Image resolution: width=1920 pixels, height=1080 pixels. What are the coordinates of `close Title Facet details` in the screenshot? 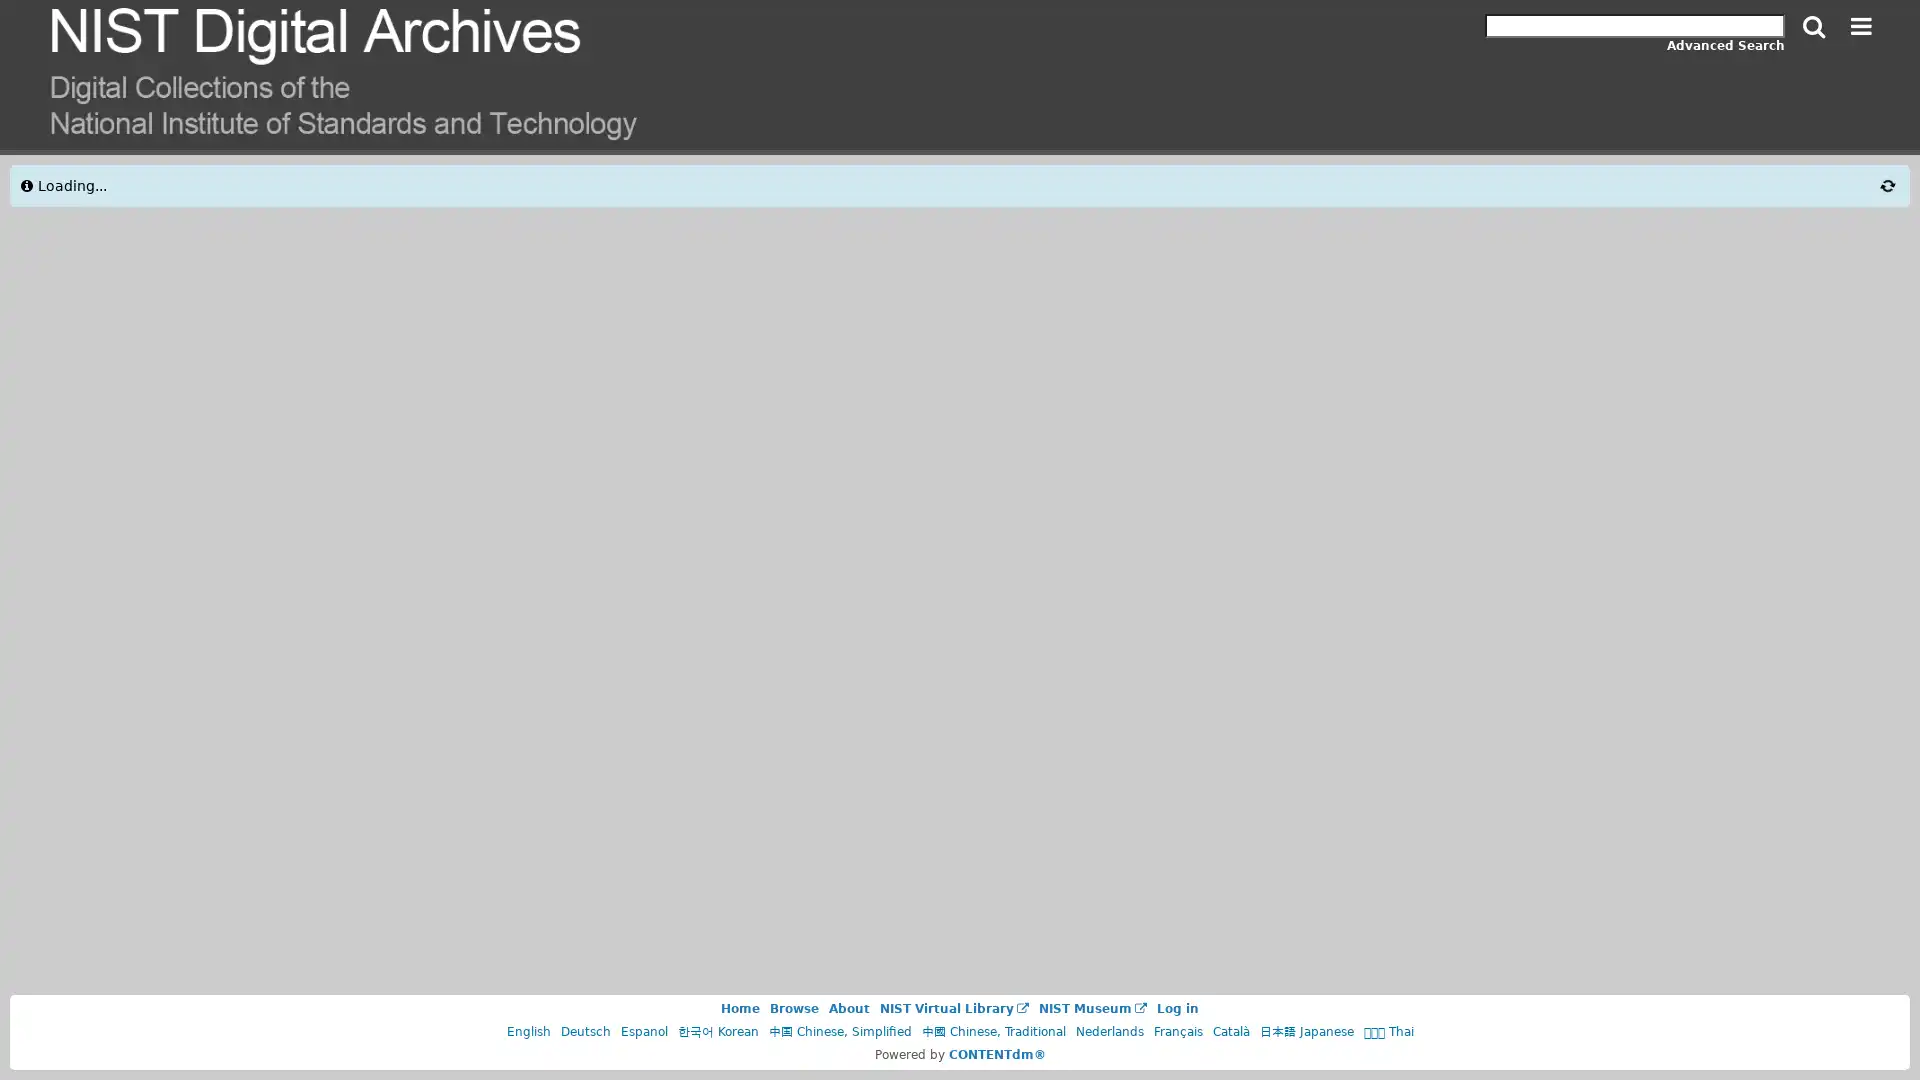 It's located at (48, 513).